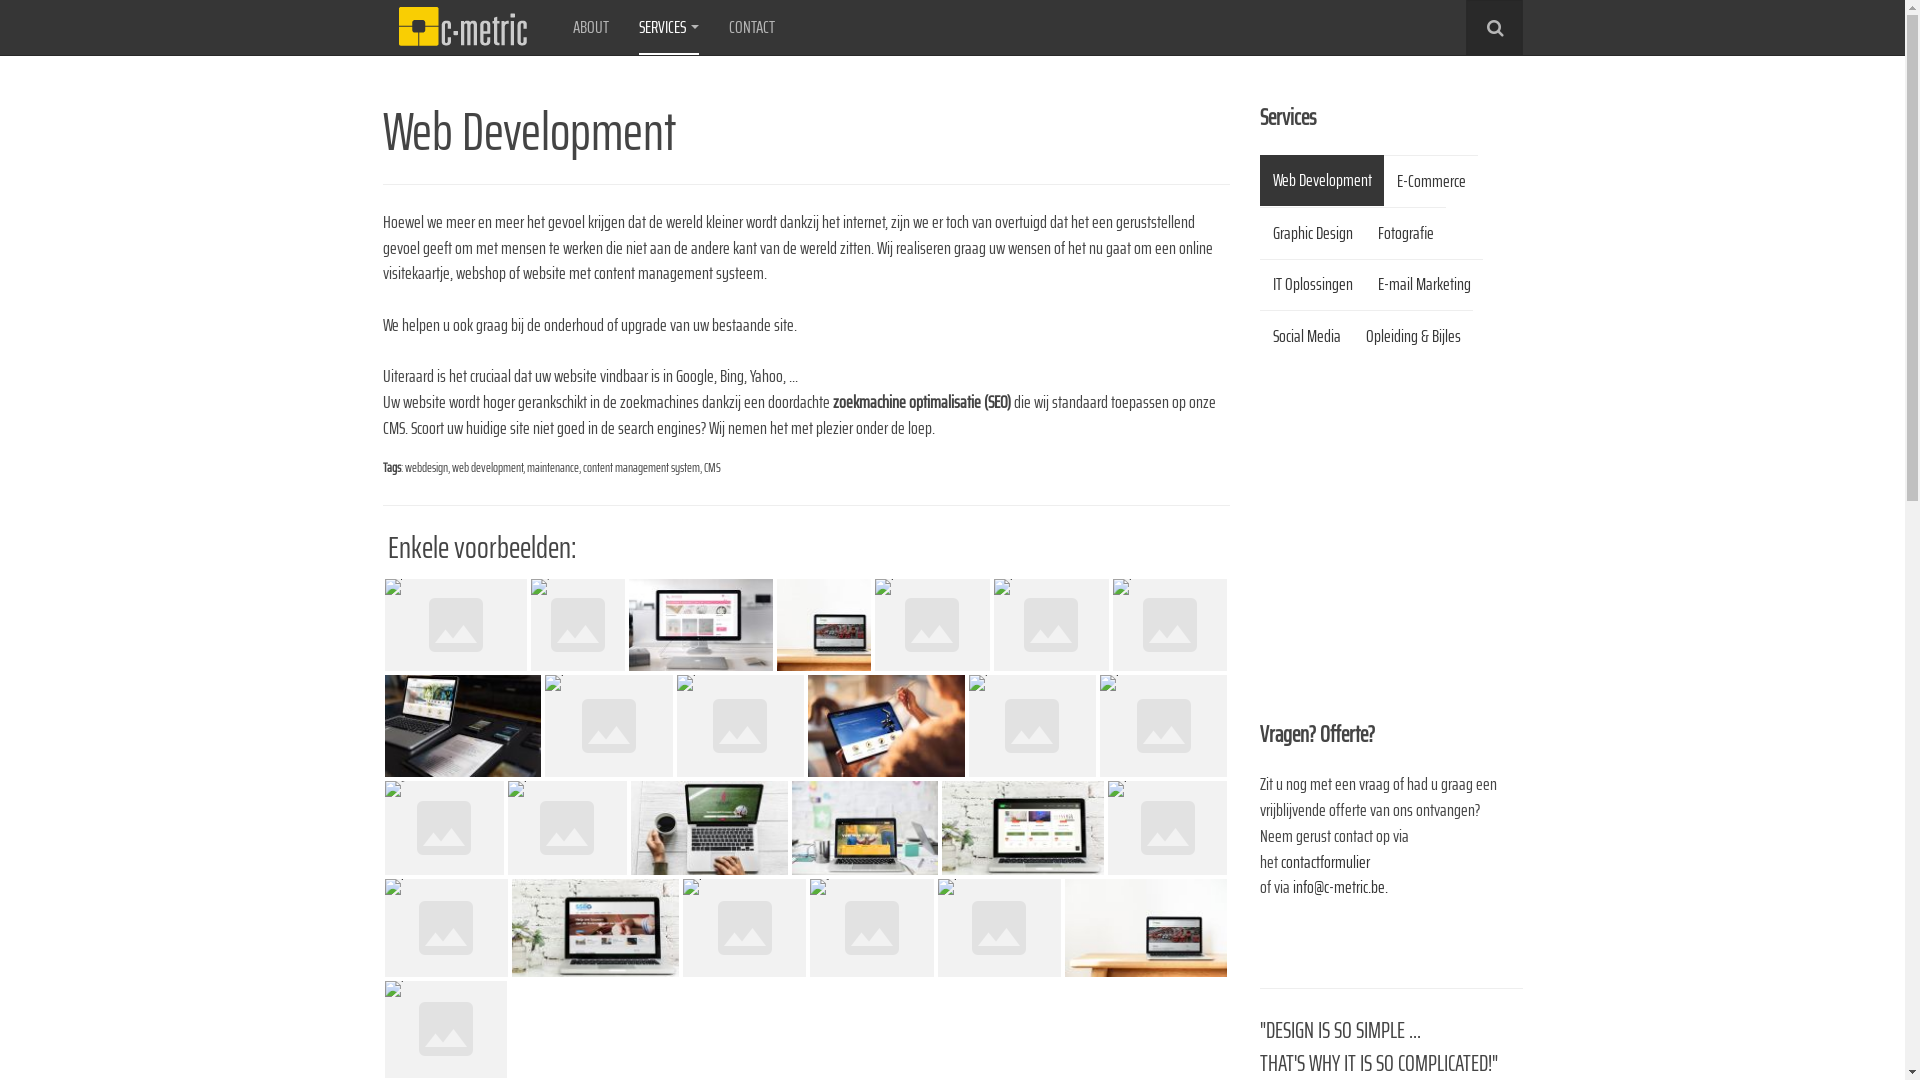 The width and height of the screenshot is (1920, 1080). What do you see at coordinates (1312, 285) in the screenshot?
I see `'IT Oplossingen'` at bounding box center [1312, 285].